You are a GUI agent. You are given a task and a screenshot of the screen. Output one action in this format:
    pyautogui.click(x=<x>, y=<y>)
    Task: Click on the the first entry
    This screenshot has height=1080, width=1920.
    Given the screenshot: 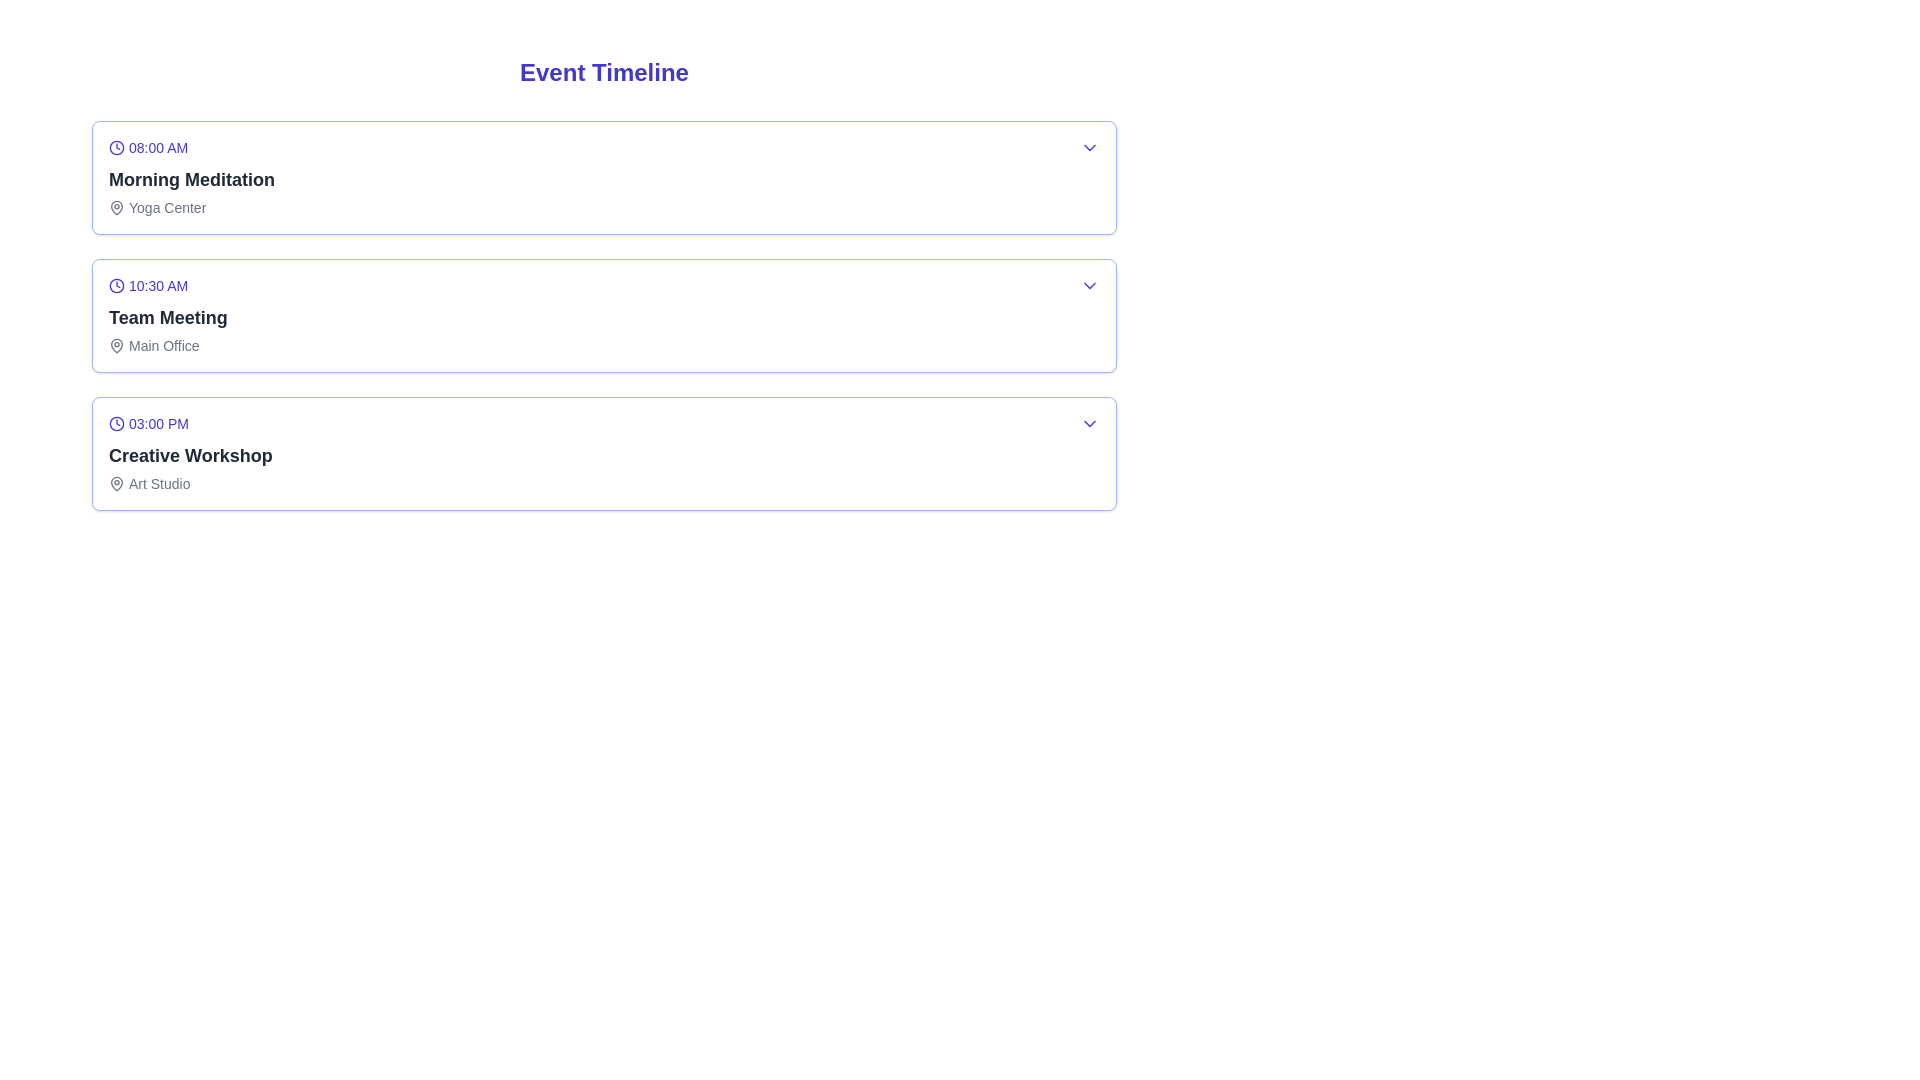 What is the action you would take?
    pyautogui.click(x=603, y=176)
    